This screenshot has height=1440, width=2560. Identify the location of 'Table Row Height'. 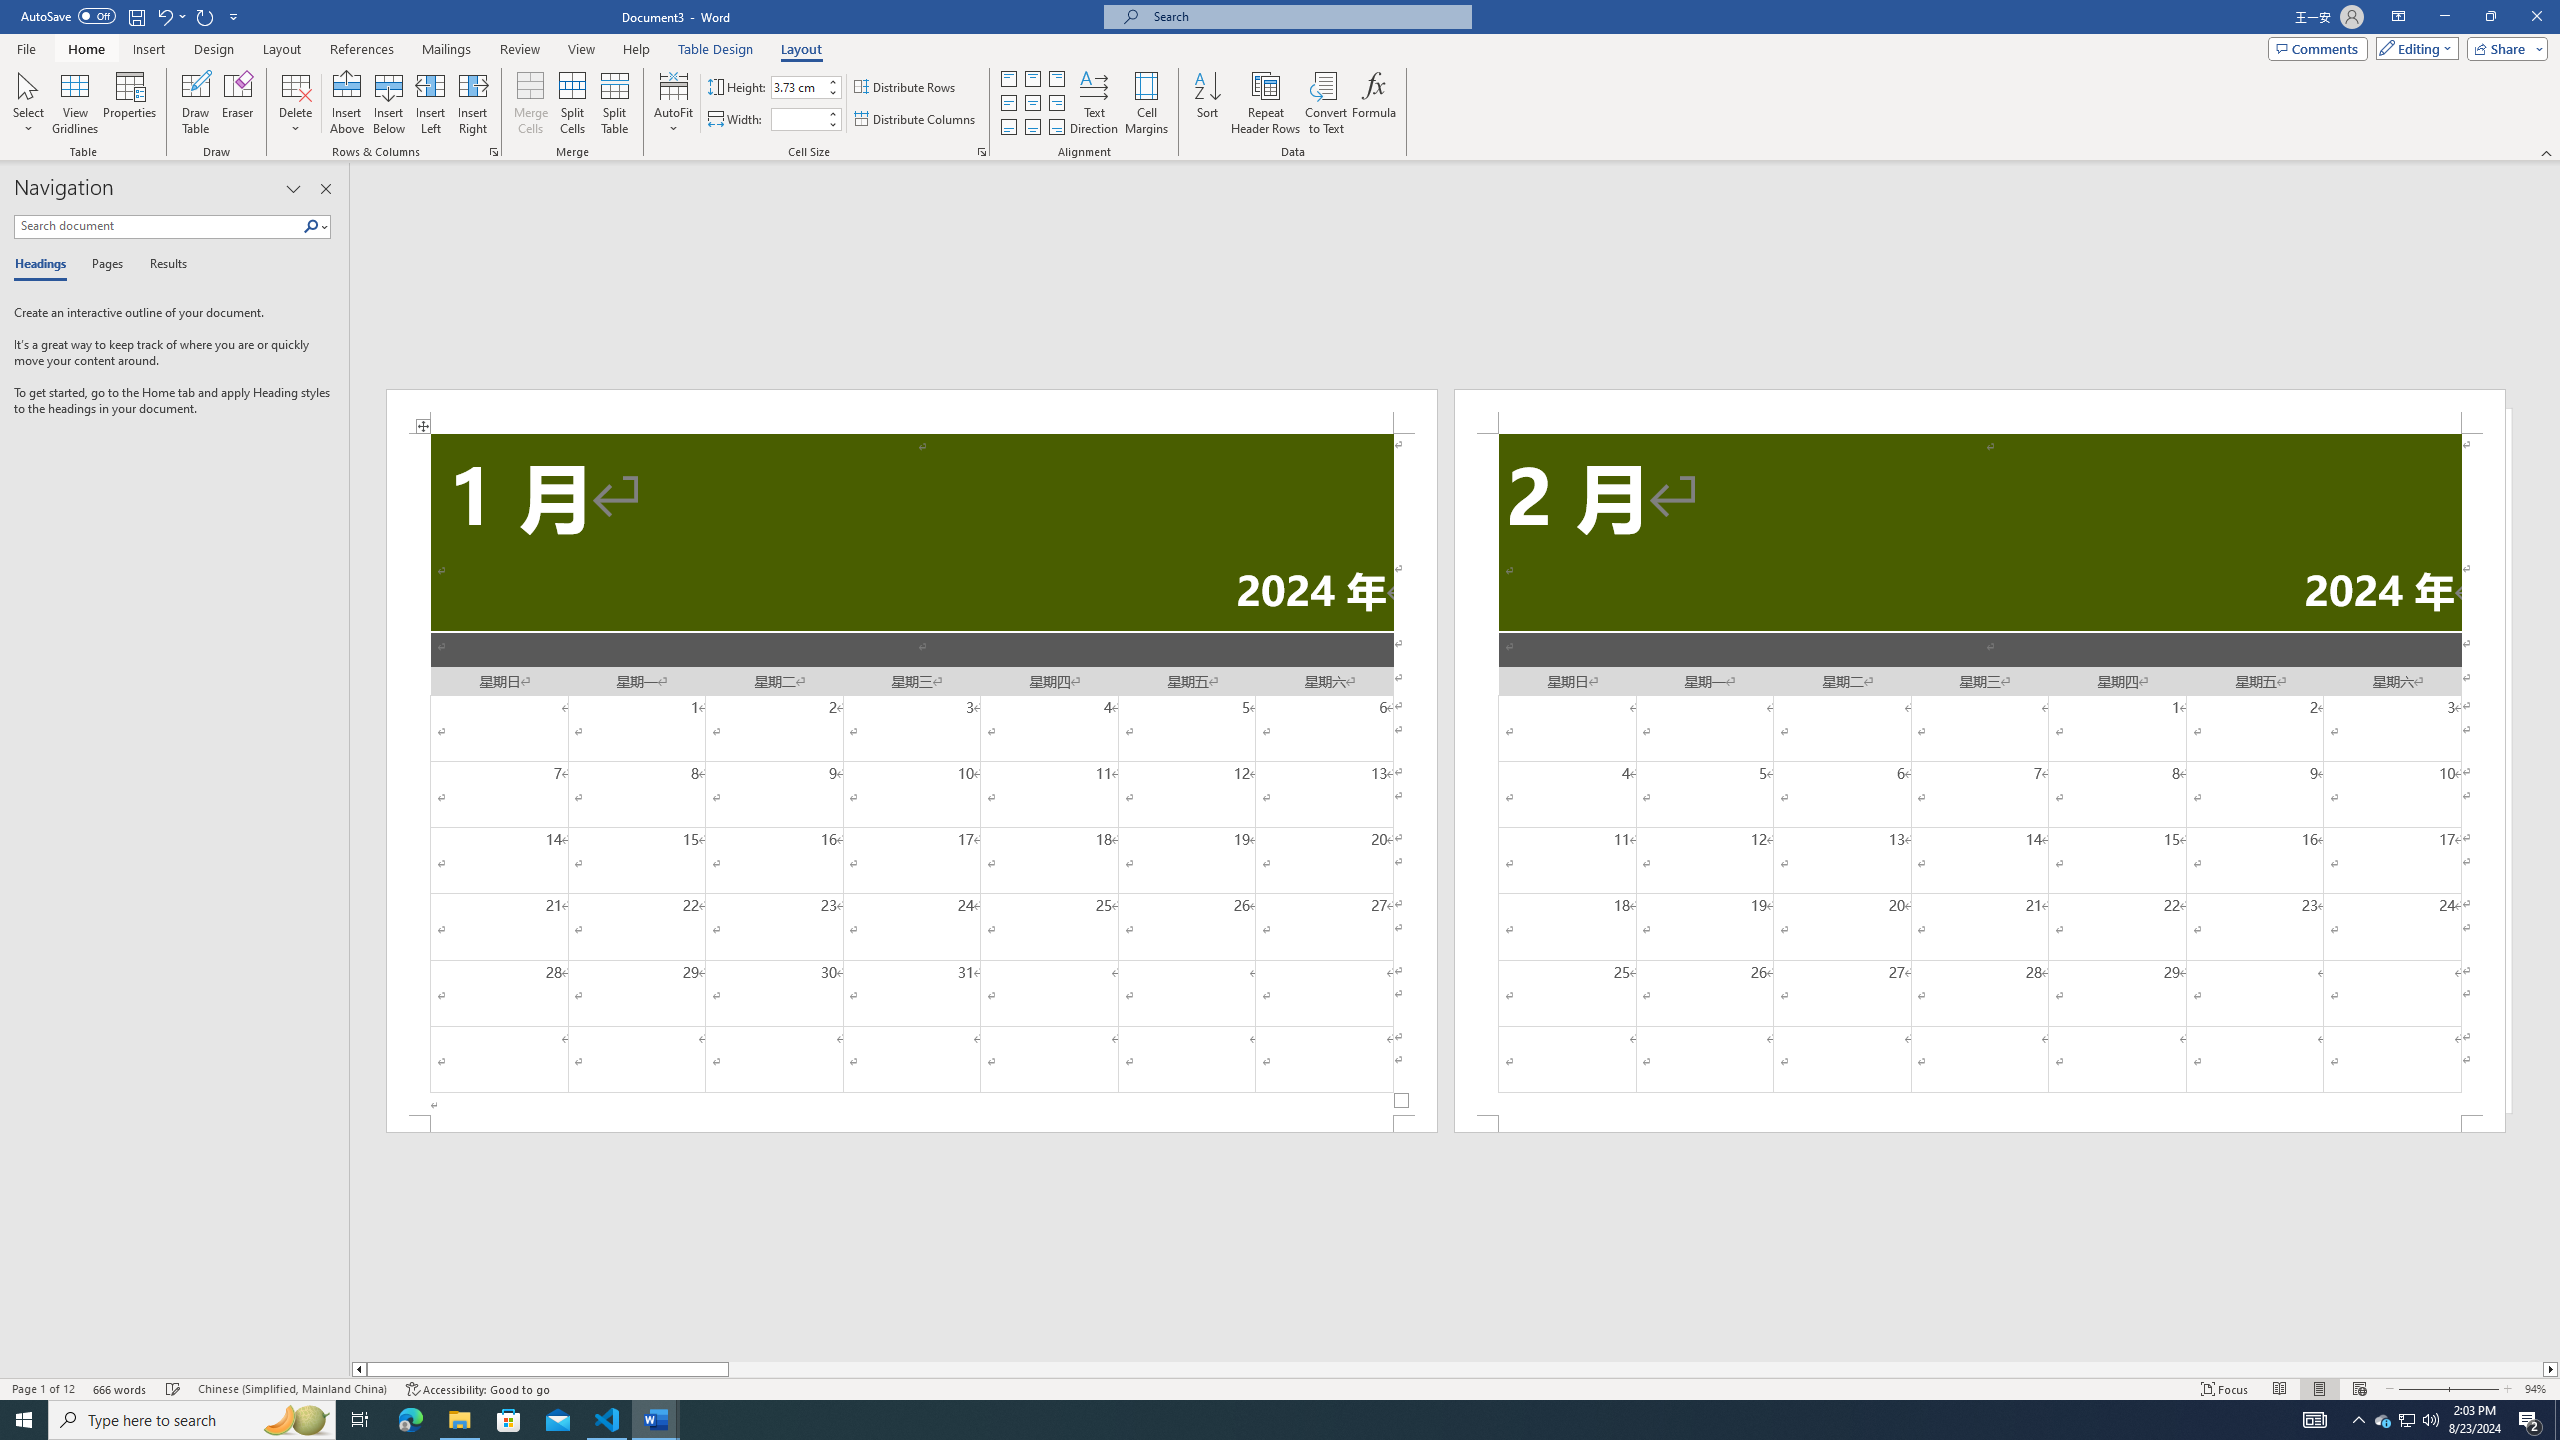
(798, 87).